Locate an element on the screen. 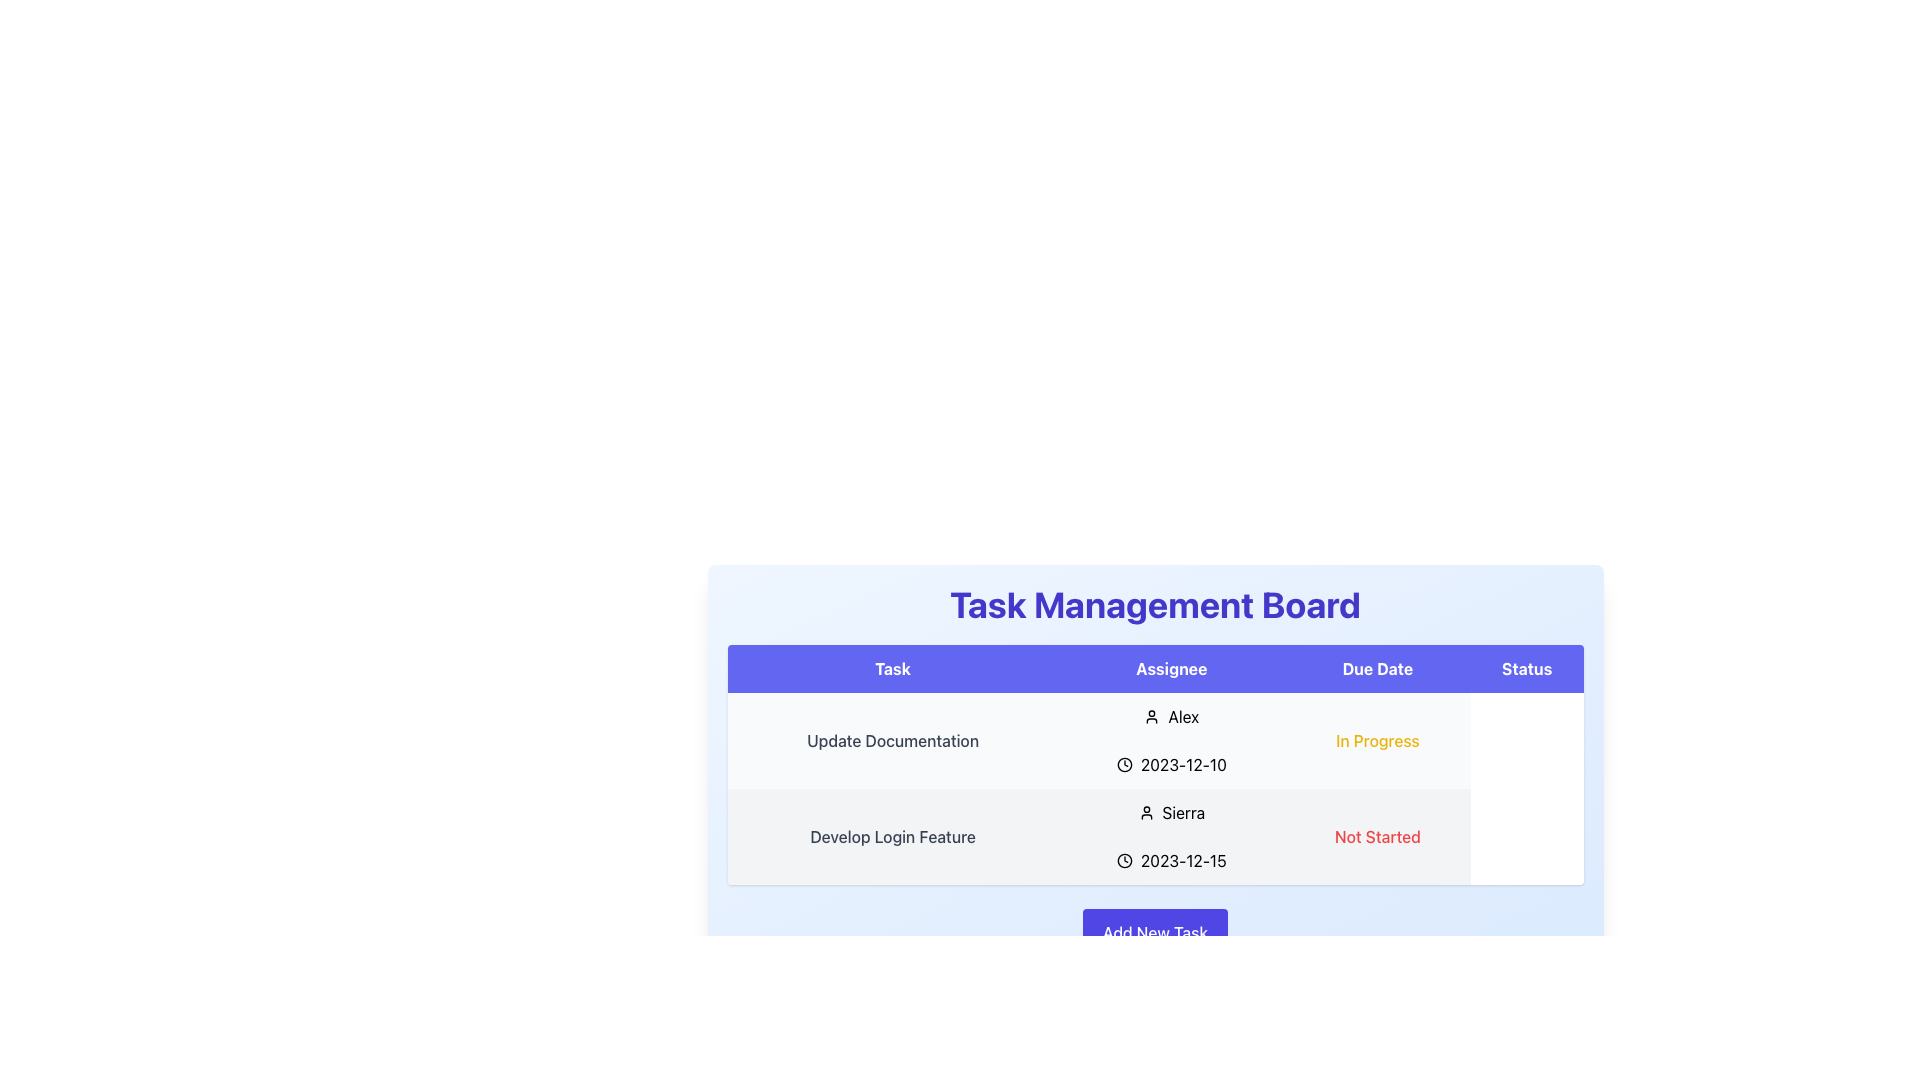 Image resolution: width=1920 pixels, height=1080 pixels. label of the header cell with a blue background and white text reading 'Assignee' in the table layout is located at coordinates (1171, 668).